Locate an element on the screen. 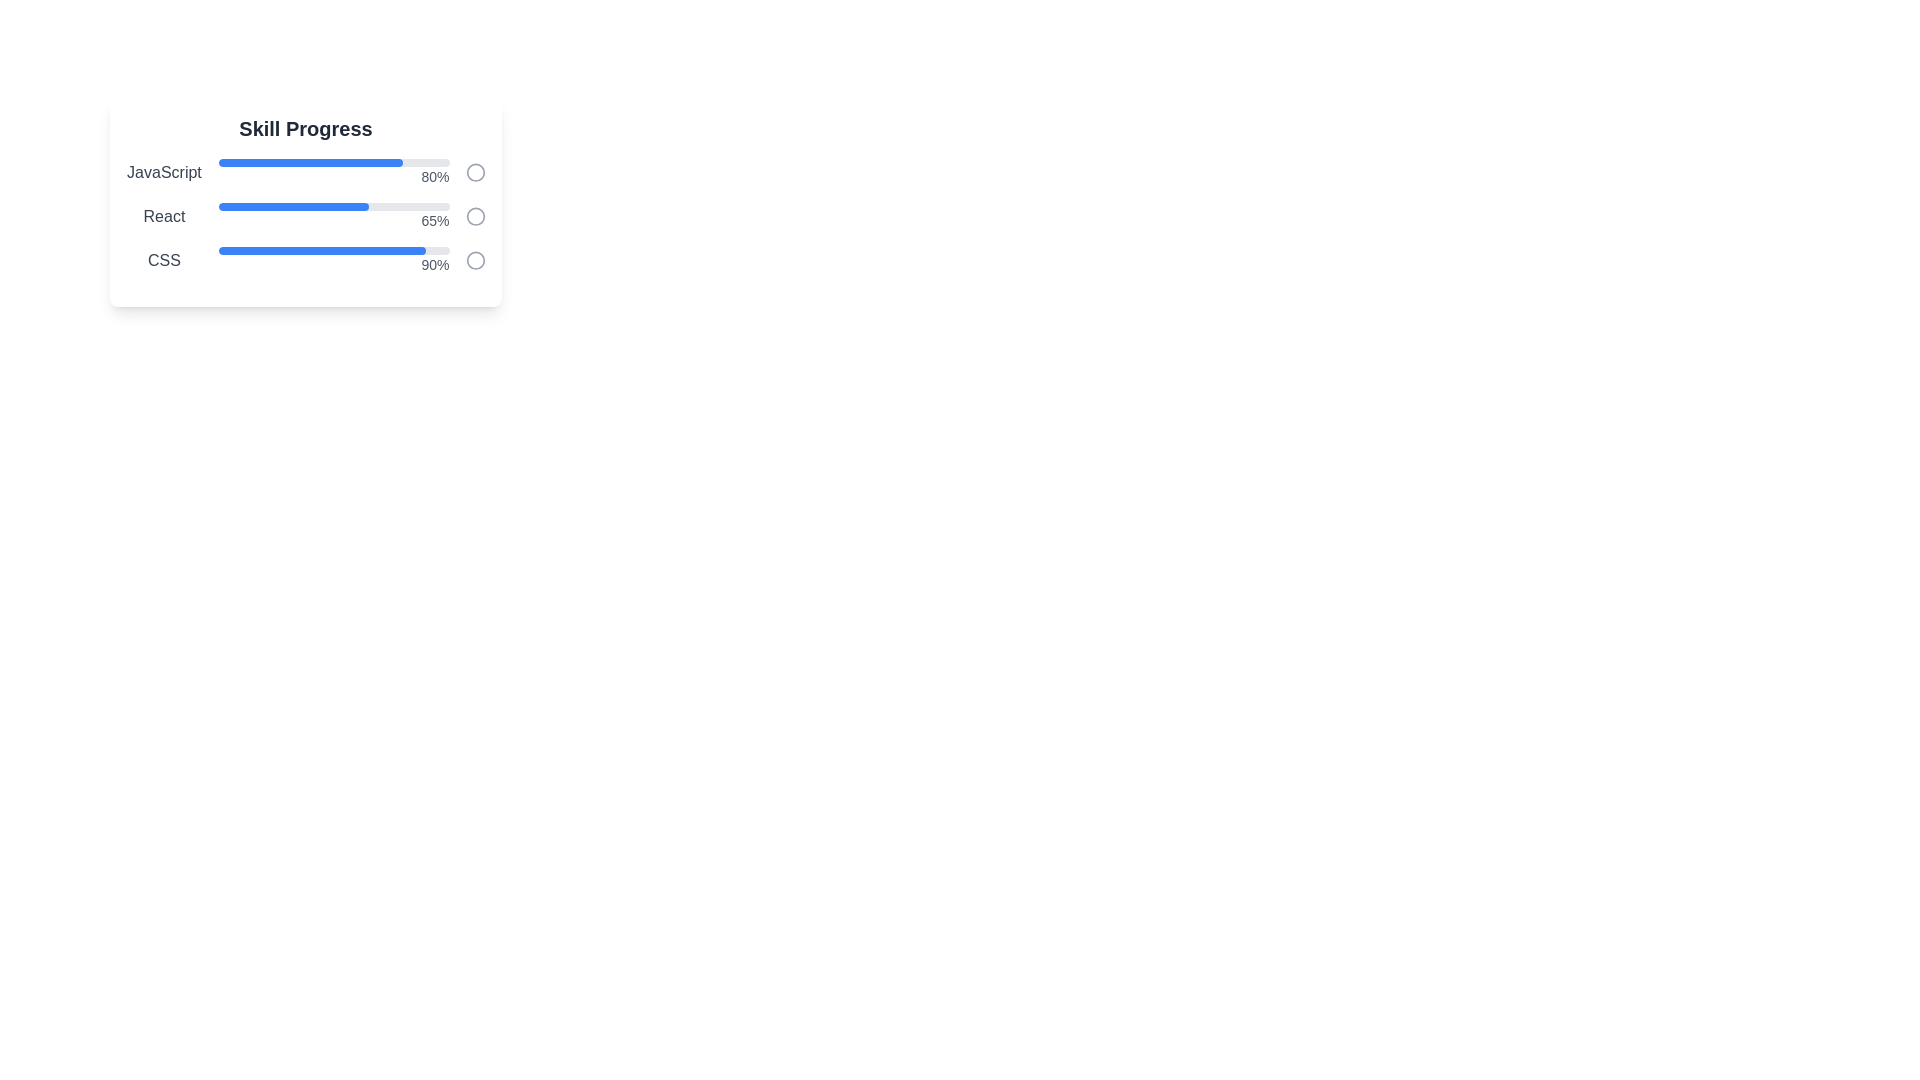  the decorative SVG circle icon indicating the CSS skill level, located at the far right end of the CSS skill progress row is located at coordinates (474, 260).